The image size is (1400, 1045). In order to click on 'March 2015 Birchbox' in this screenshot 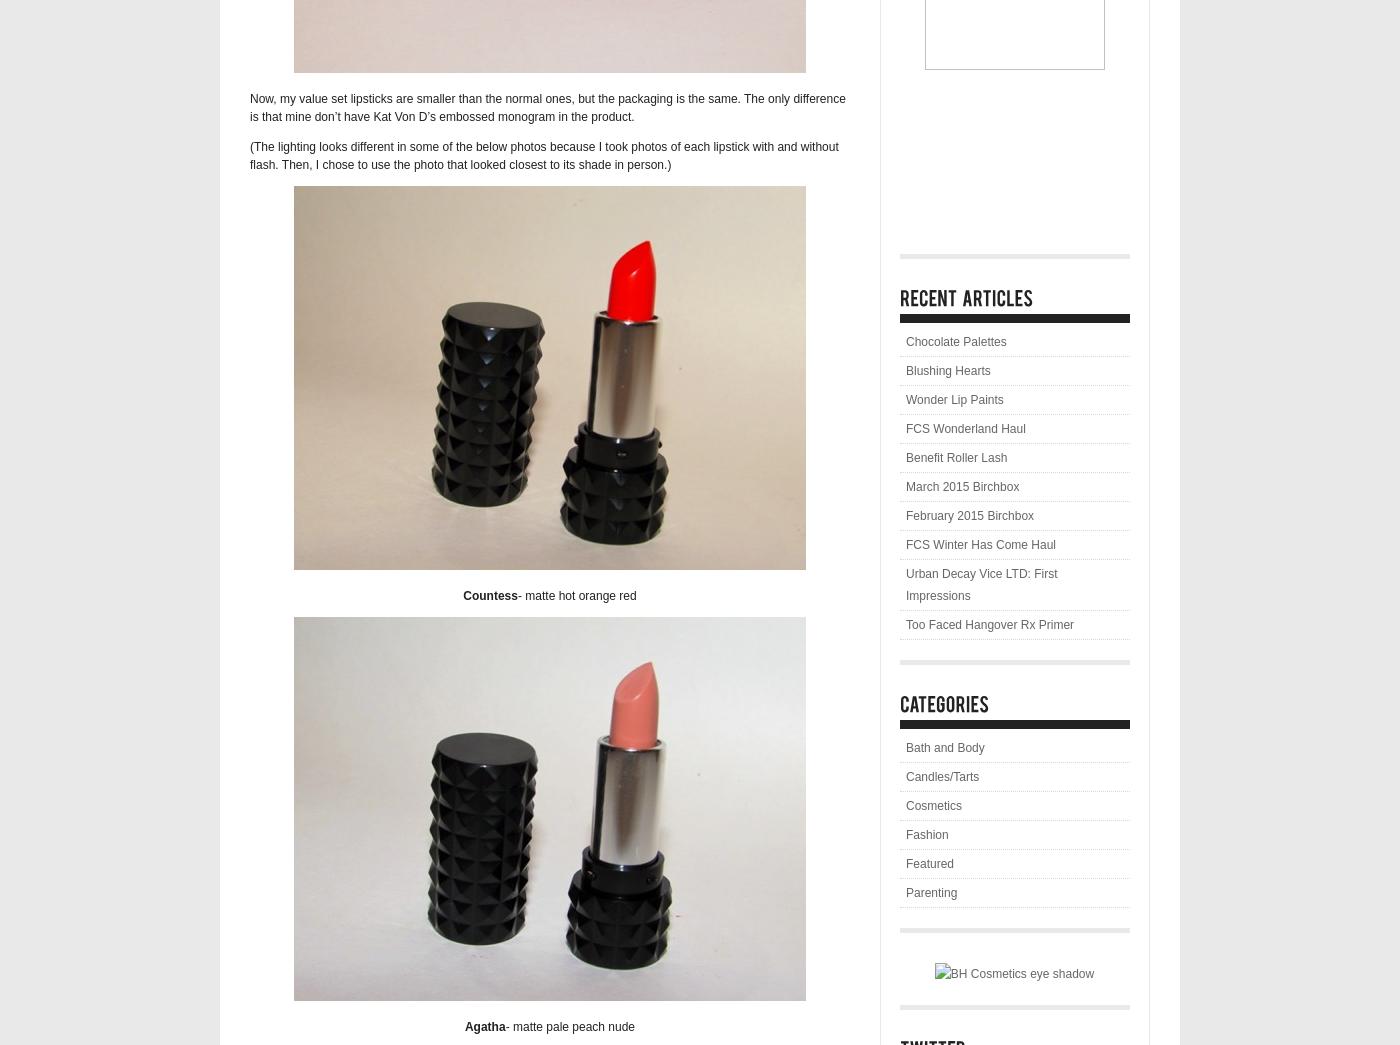, I will do `click(962, 485)`.